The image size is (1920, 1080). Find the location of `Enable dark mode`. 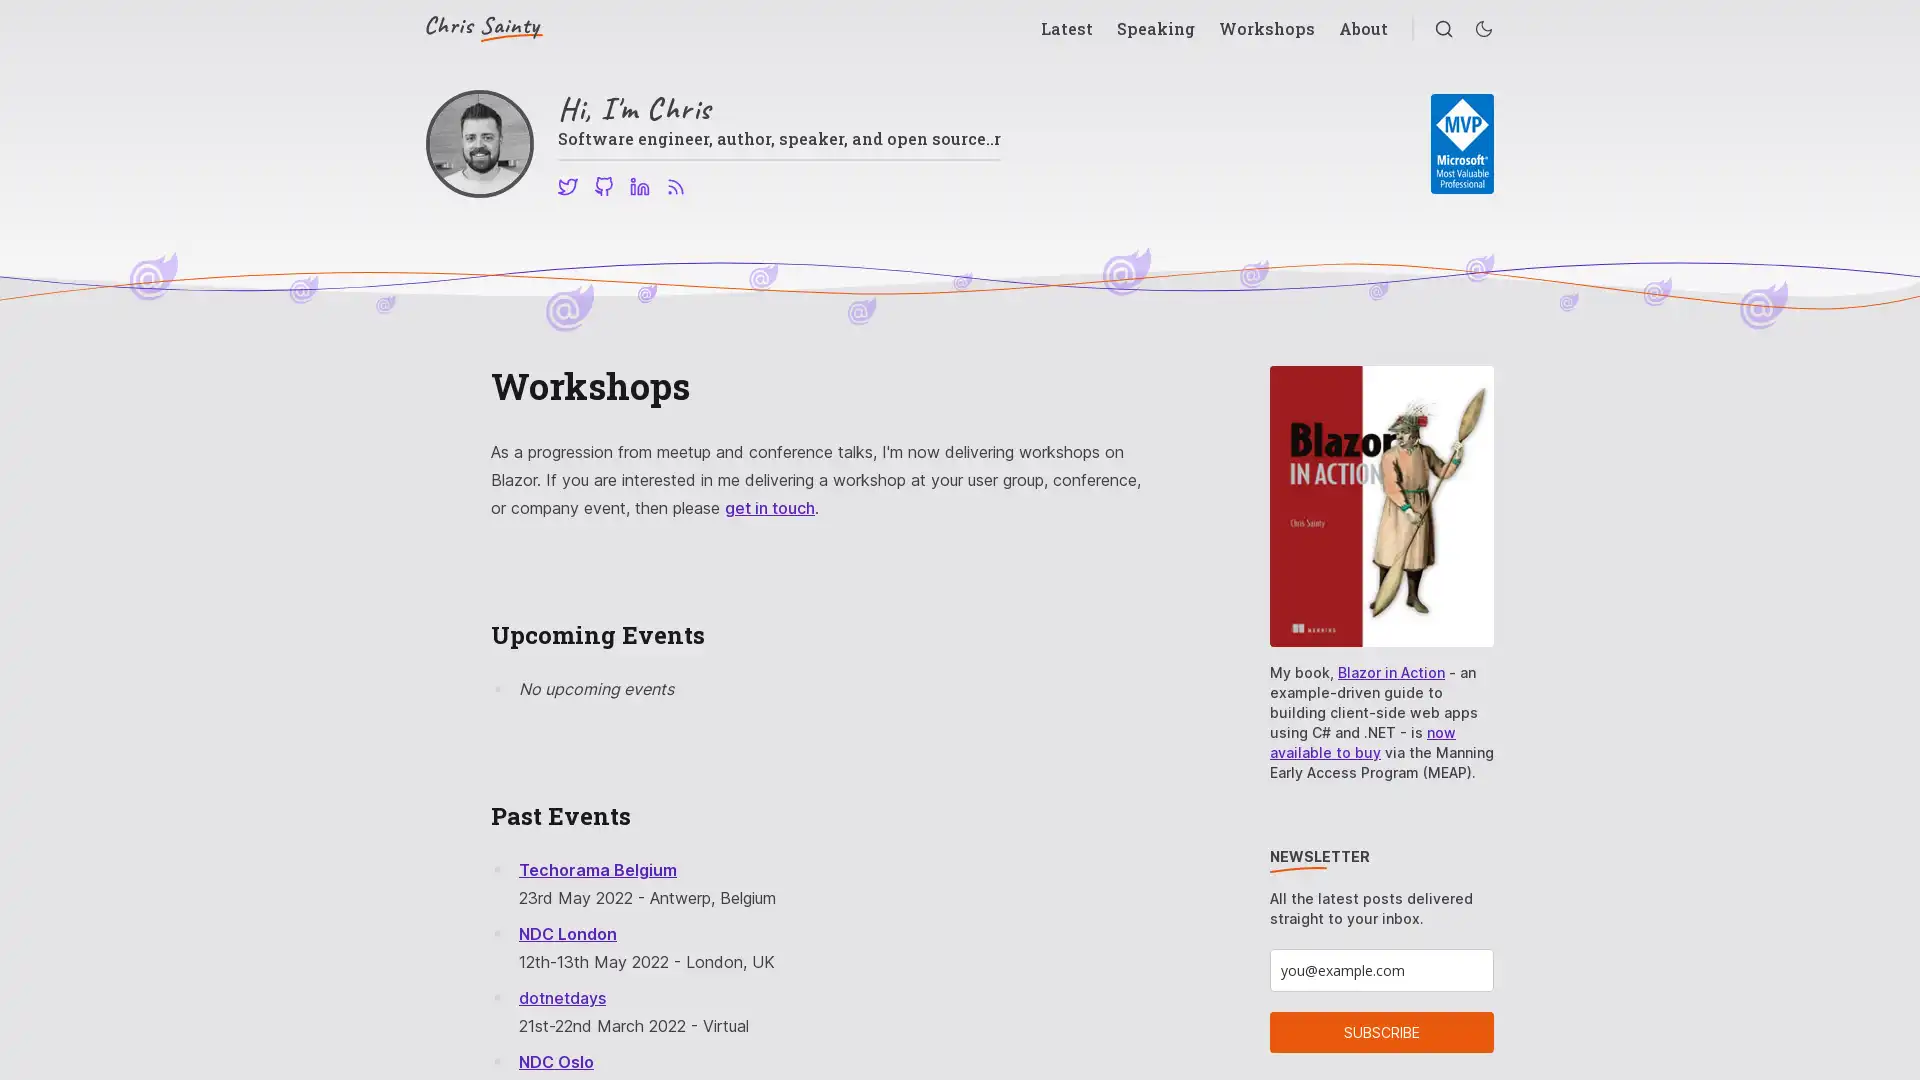

Enable dark mode is located at coordinates (1483, 29).